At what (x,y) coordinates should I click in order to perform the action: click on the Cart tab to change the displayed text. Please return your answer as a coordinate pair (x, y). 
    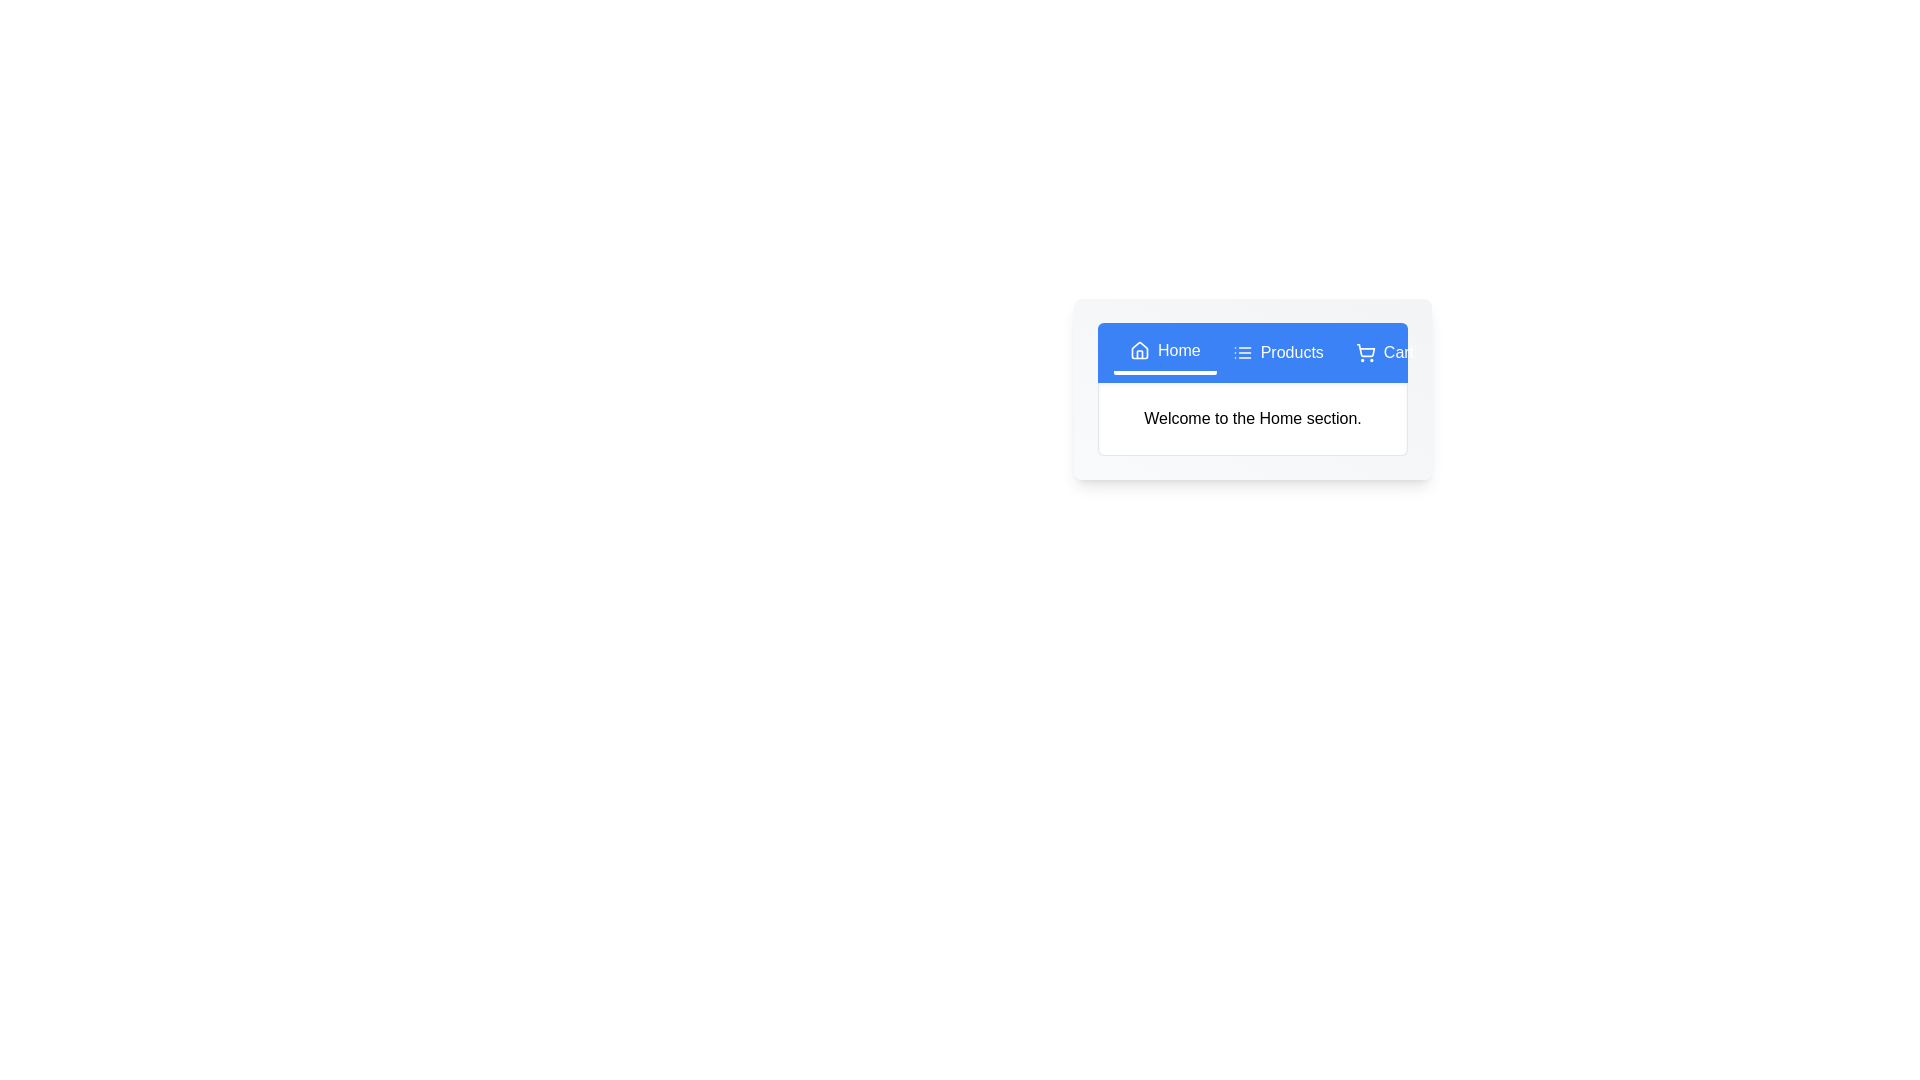
    Looking at the image, I should click on (1382, 352).